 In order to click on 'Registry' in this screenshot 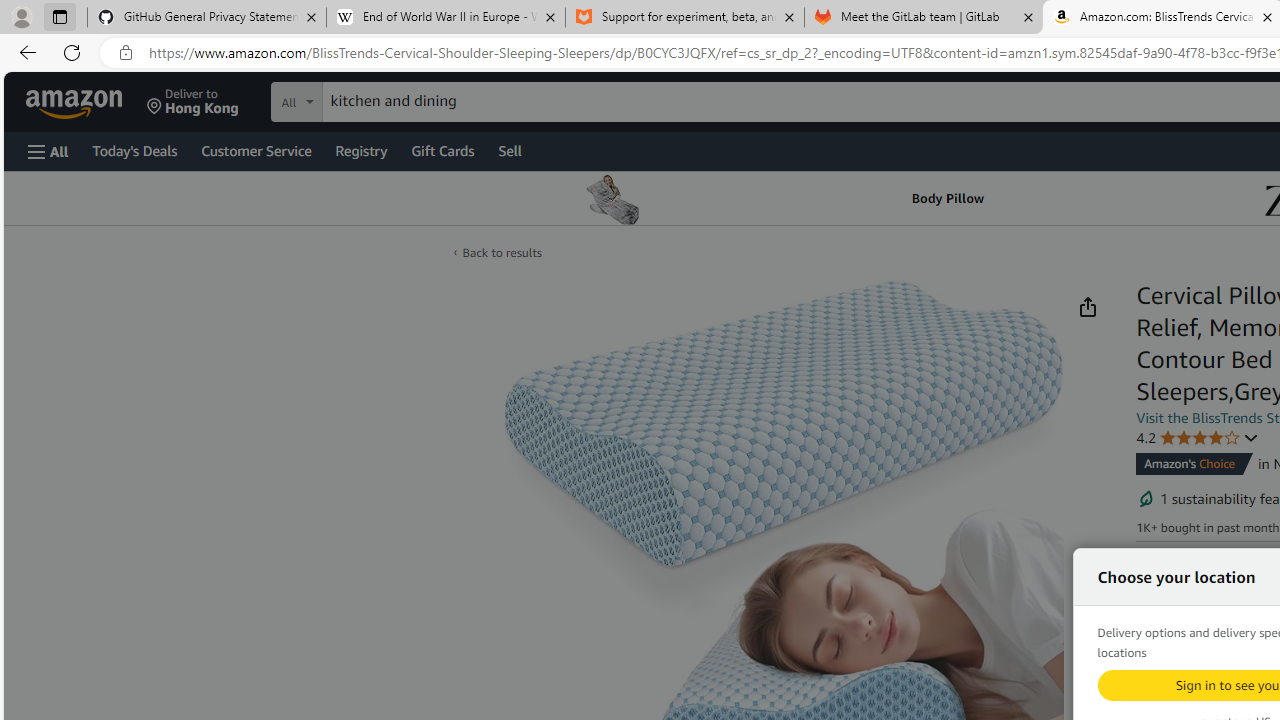, I will do `click(360, 149)`.